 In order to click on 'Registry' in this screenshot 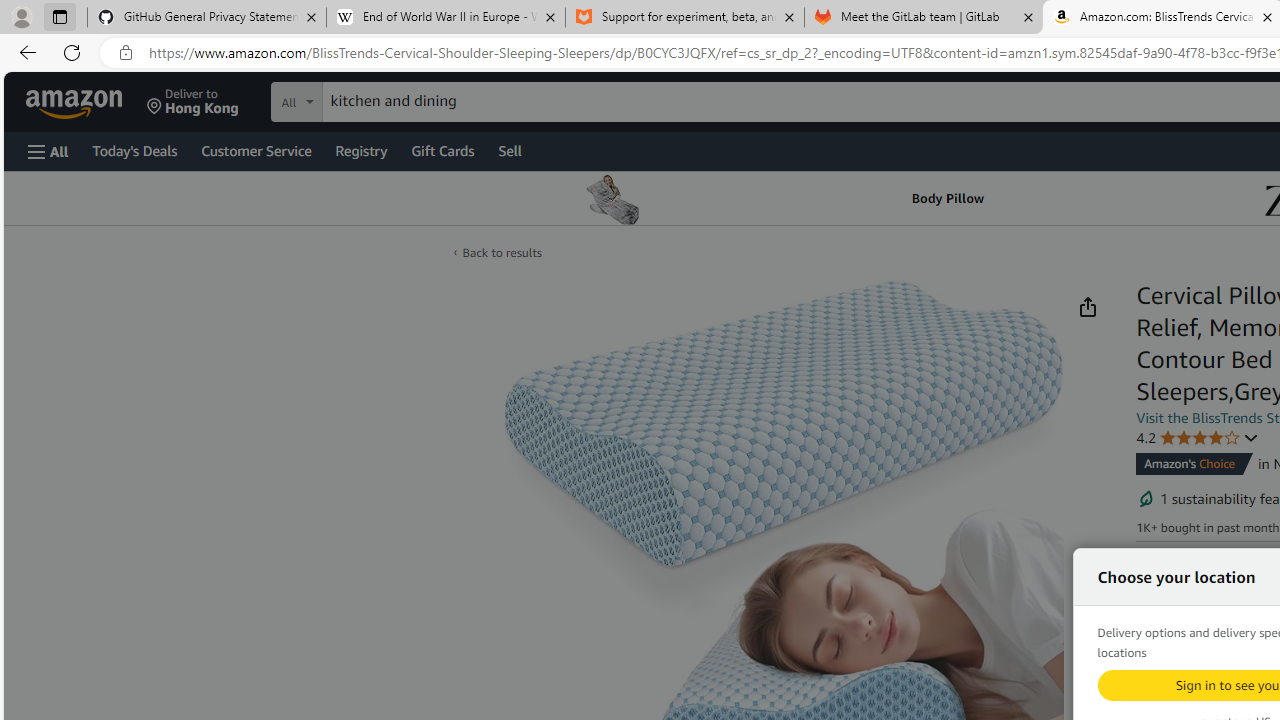, I will do `click(360, 149)`.